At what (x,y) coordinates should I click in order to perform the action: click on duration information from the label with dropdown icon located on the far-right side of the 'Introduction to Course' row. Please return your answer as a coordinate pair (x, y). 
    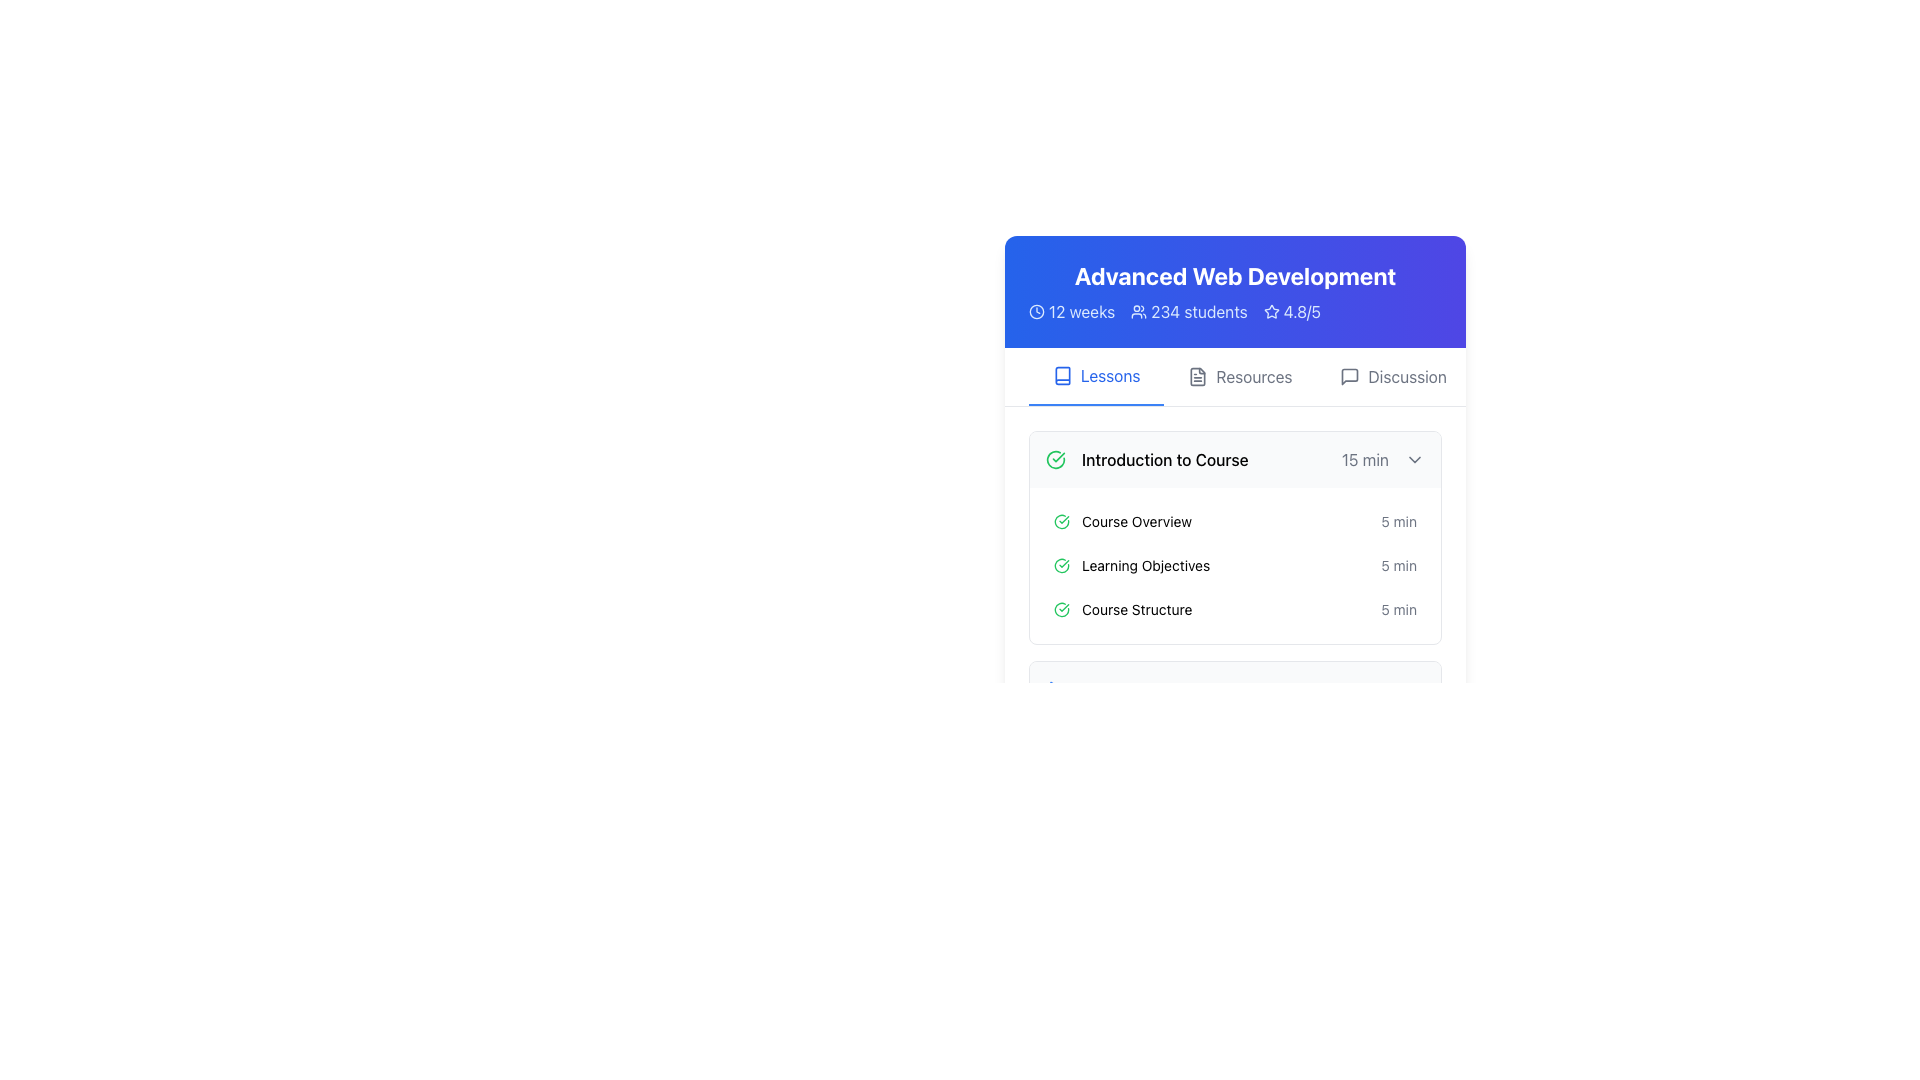
    Looking at the image, I should click on (1382, 459).